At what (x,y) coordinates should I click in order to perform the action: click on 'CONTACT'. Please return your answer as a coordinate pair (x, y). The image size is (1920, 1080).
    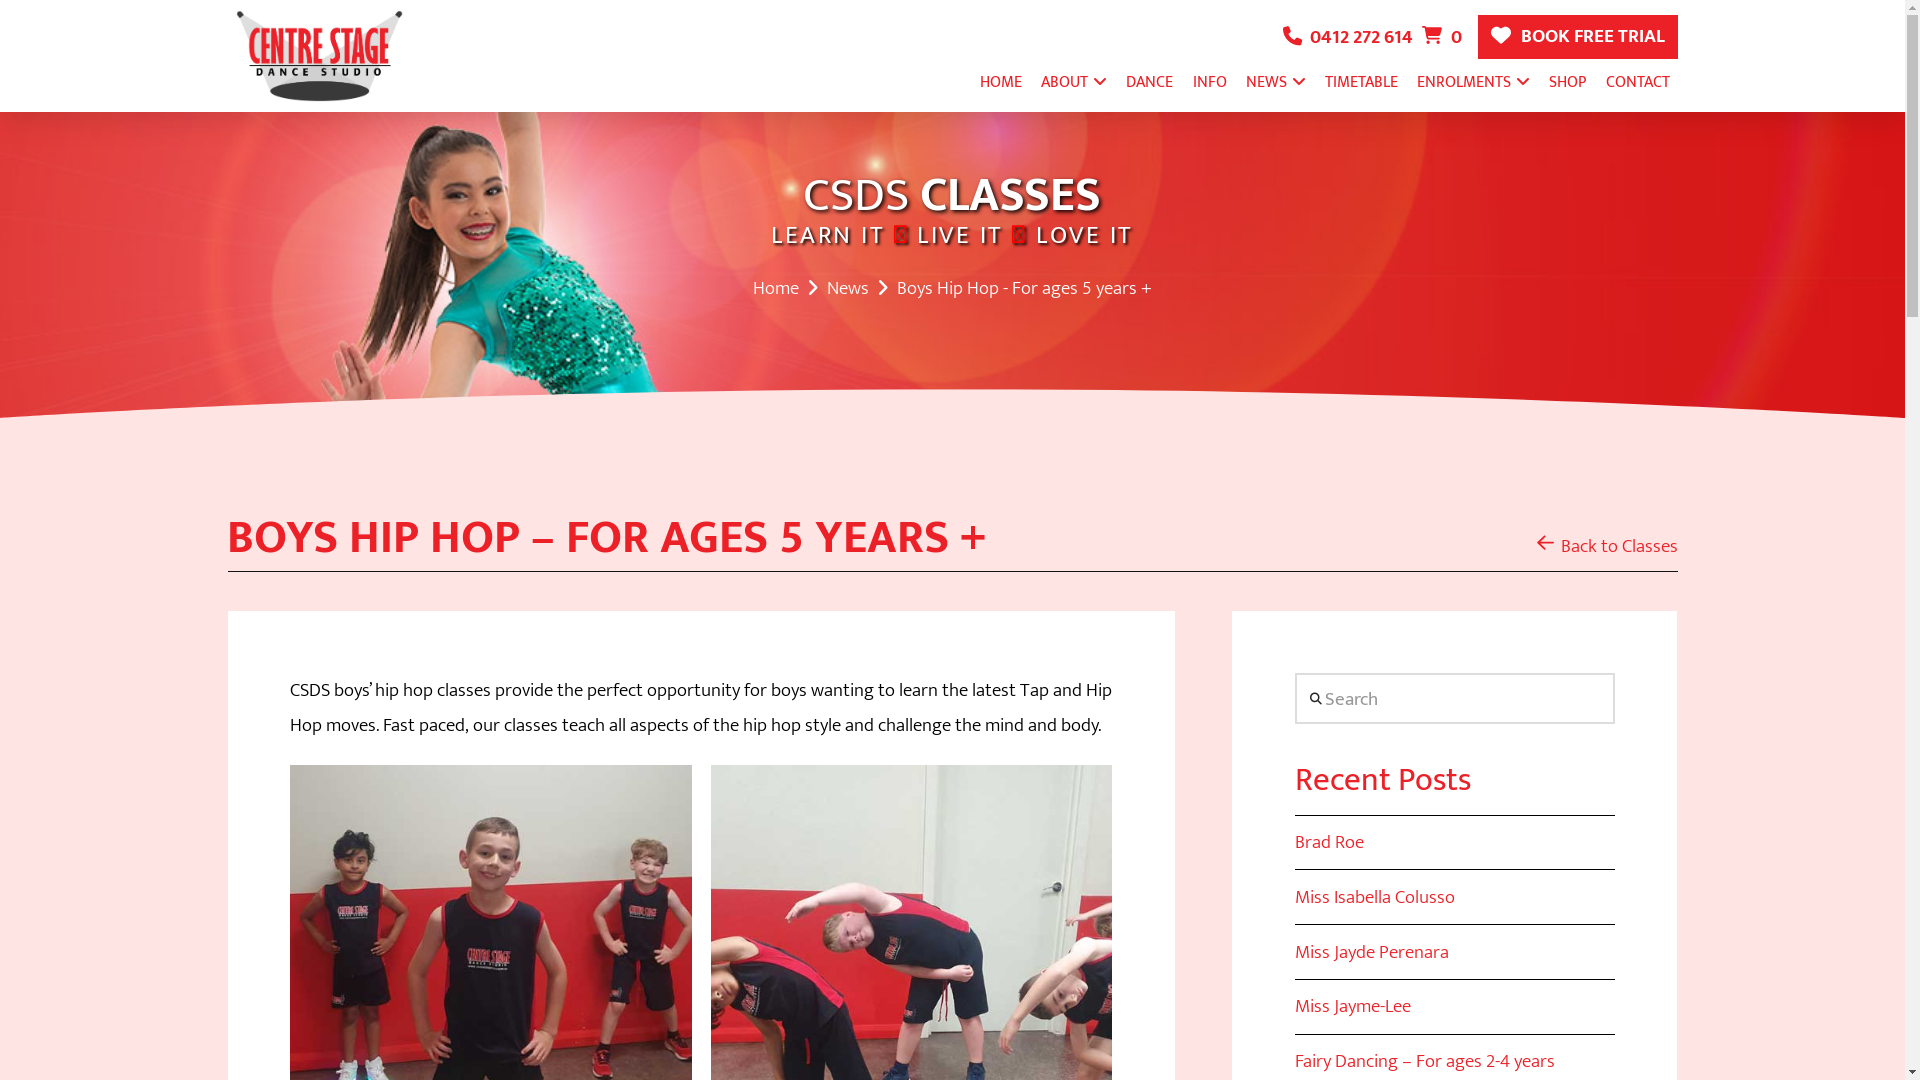
    Looking at the image, I should click on (1637, 80).